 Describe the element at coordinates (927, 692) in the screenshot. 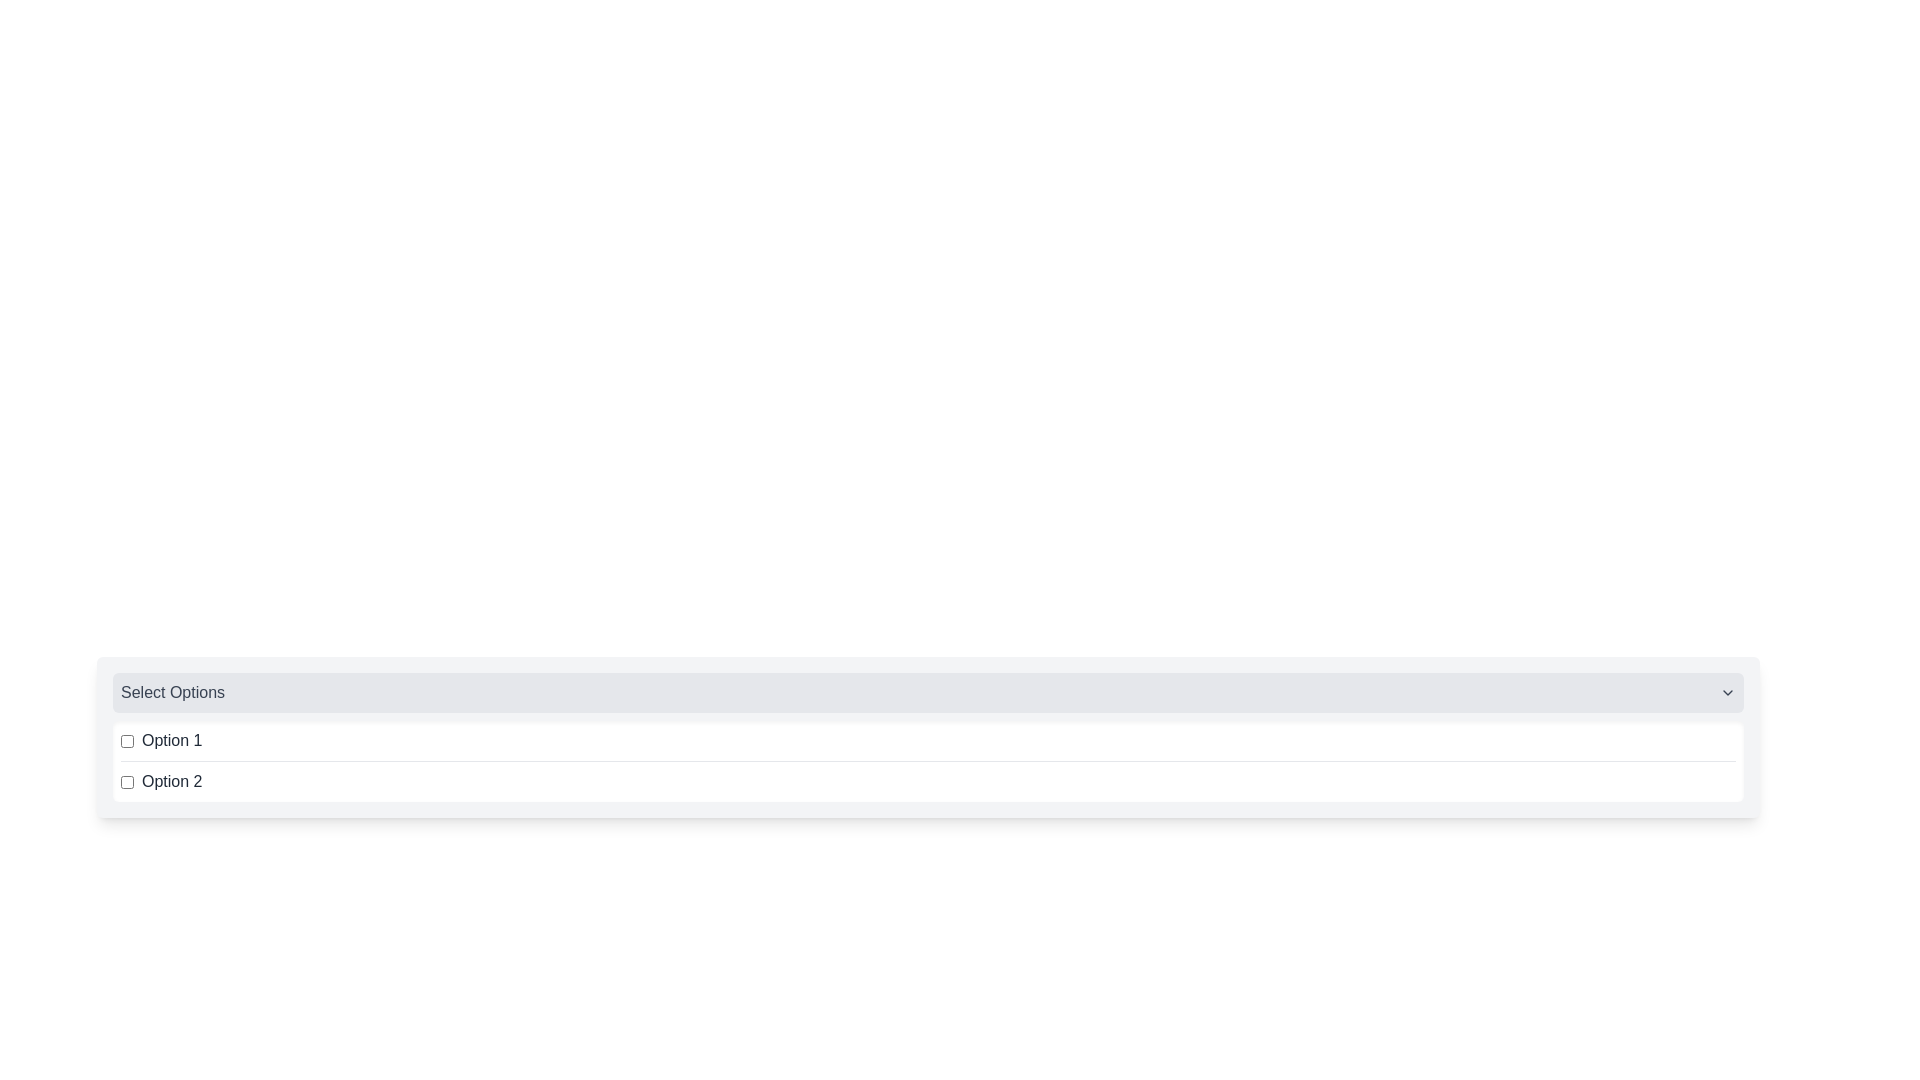

I see `the Dropdown Header labeled 'Select Options' by navigating to its center point for further interaction` at that location.